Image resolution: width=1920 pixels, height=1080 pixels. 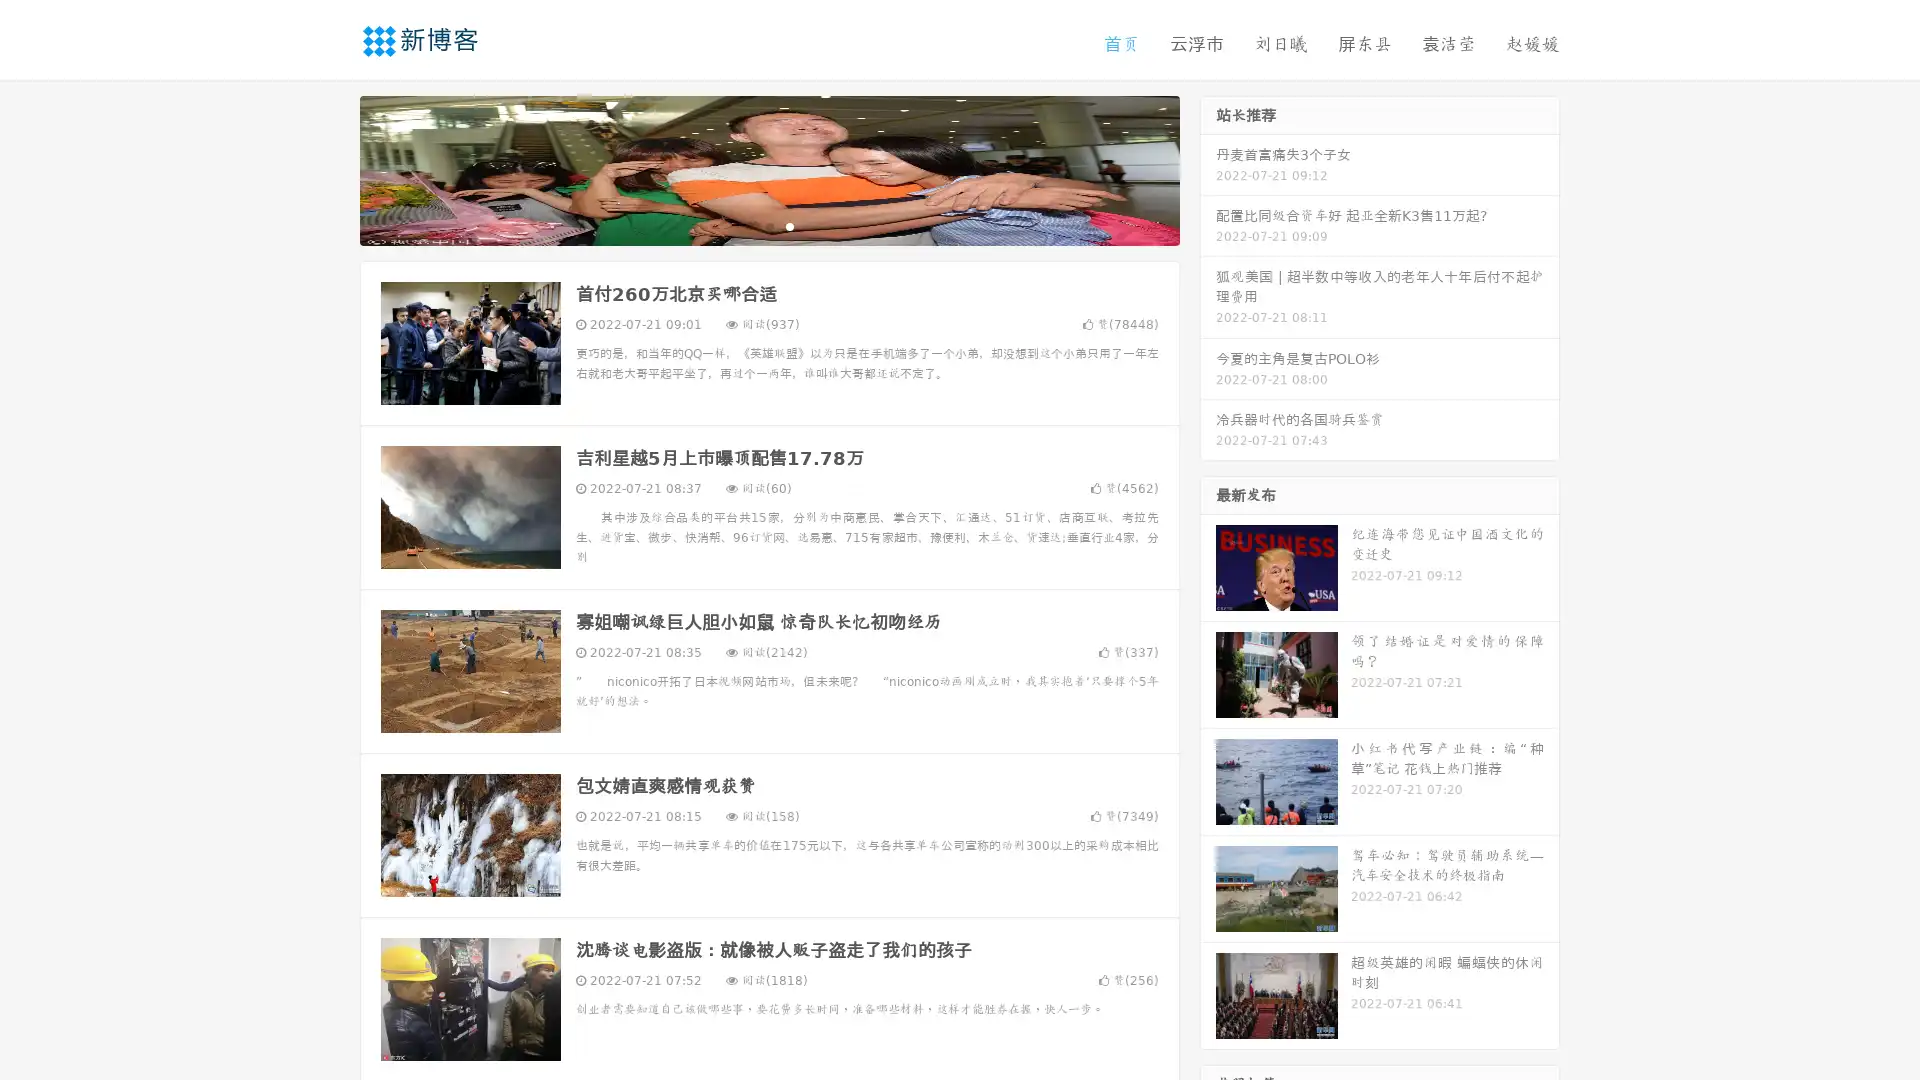 I want to click on Next slide, so click(x=1208, y=168).